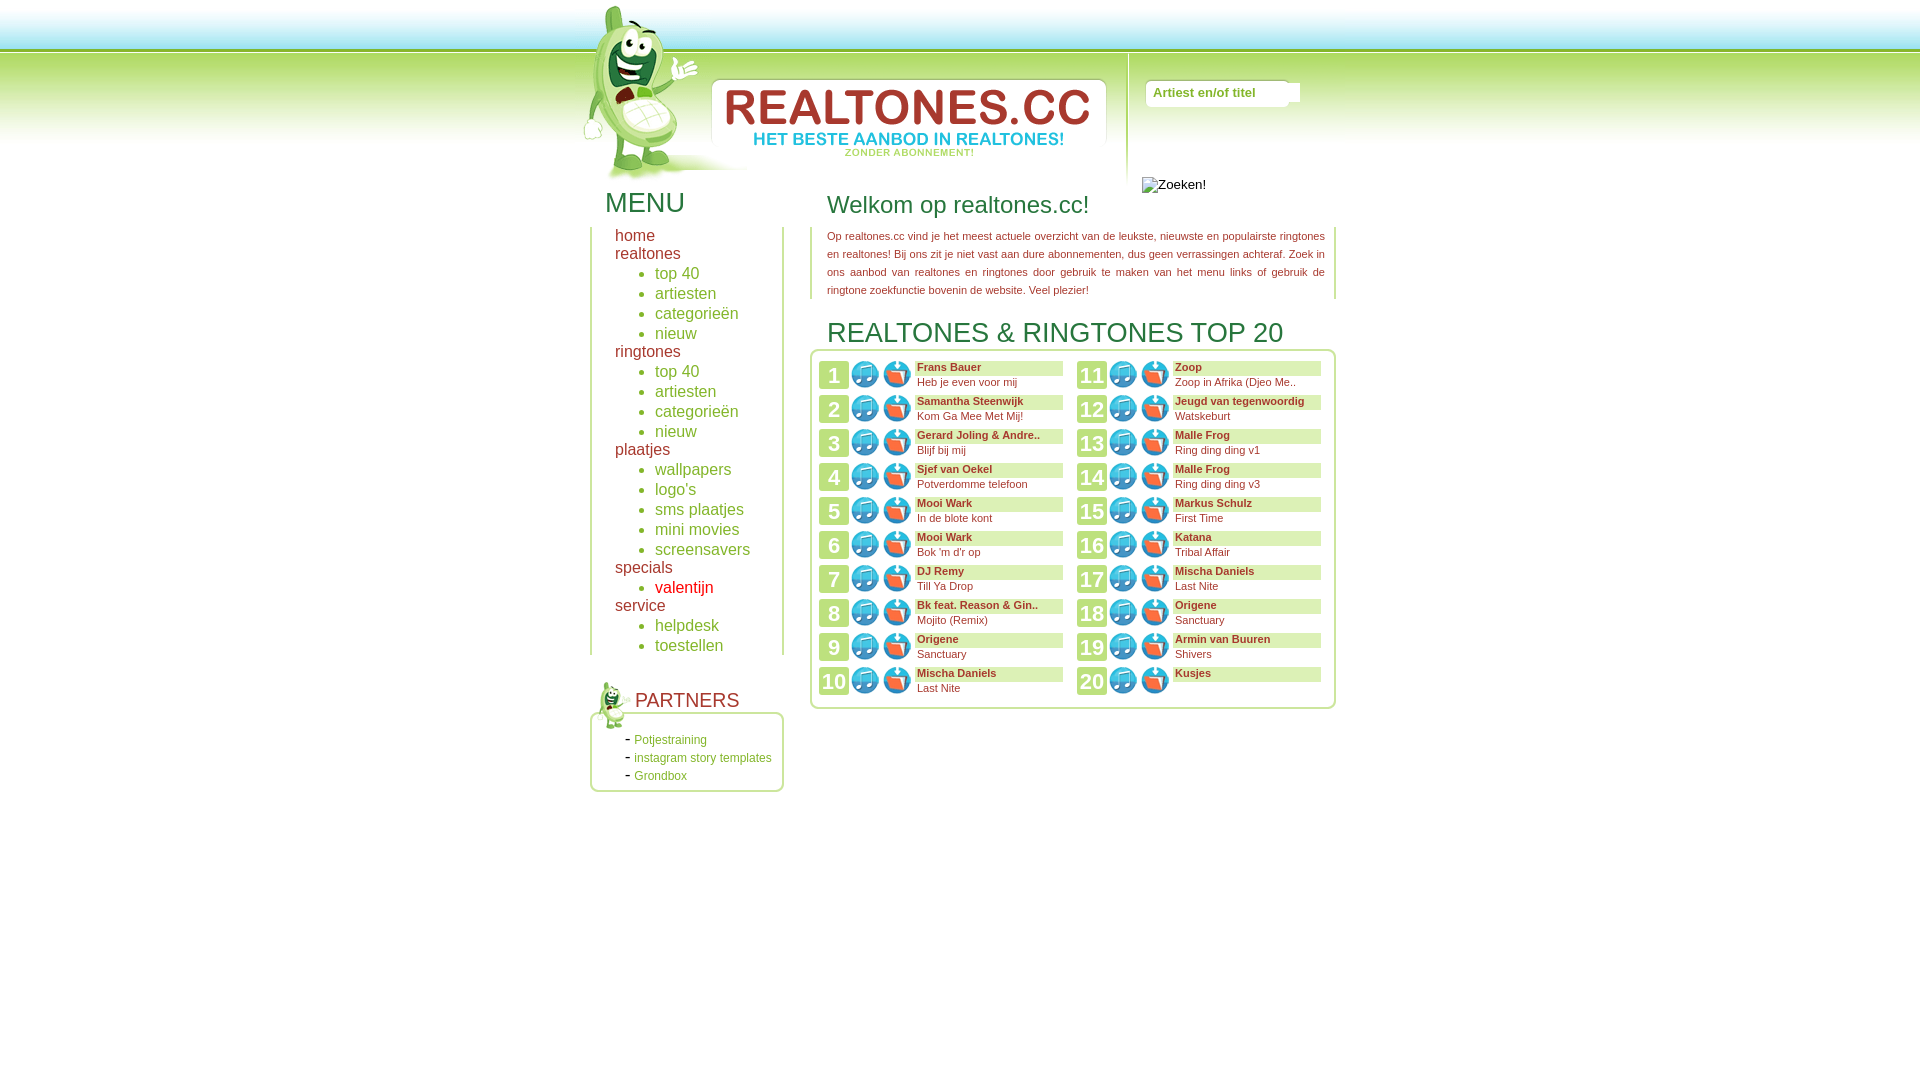  What do you see at coordinates (692, 469) in the screenshot?
I see `'wallpapers'` at bounding box center [692, 469].